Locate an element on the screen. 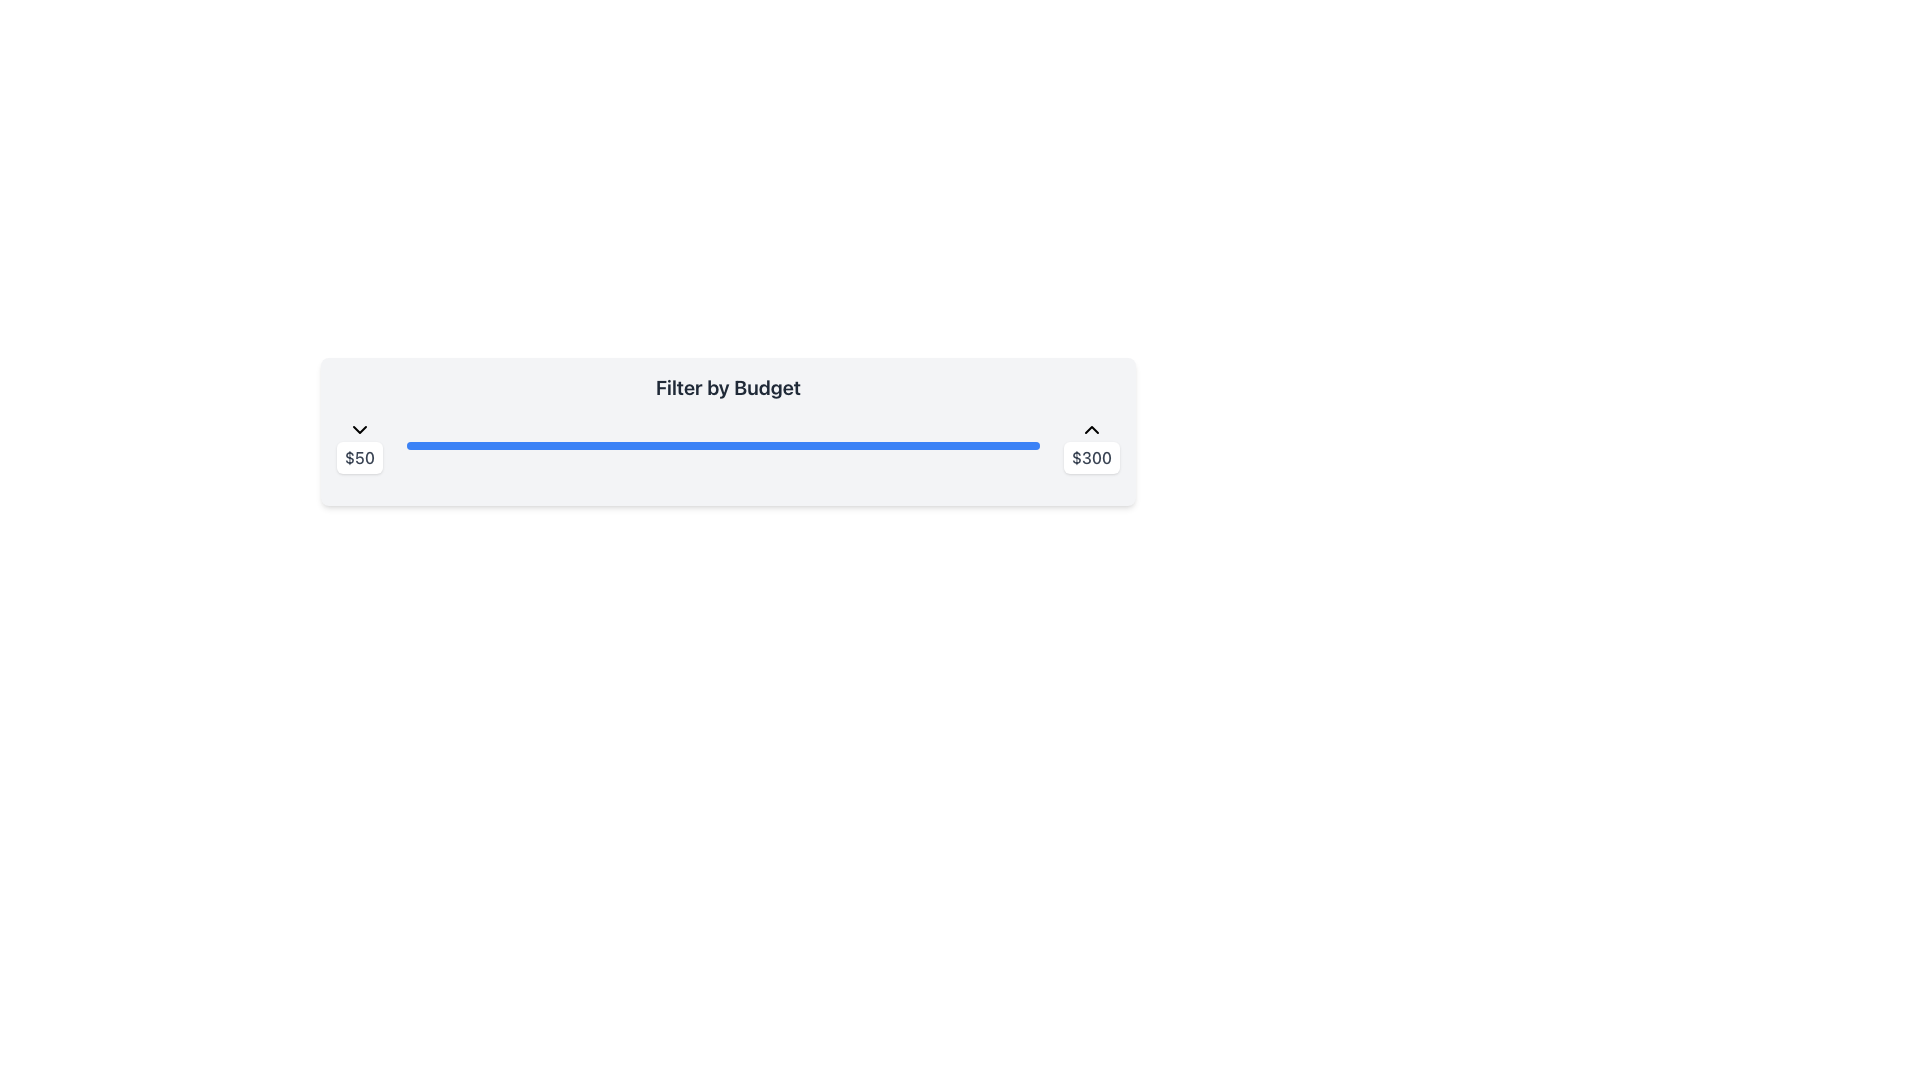  the budget filter is located at coordinates (922, 445).